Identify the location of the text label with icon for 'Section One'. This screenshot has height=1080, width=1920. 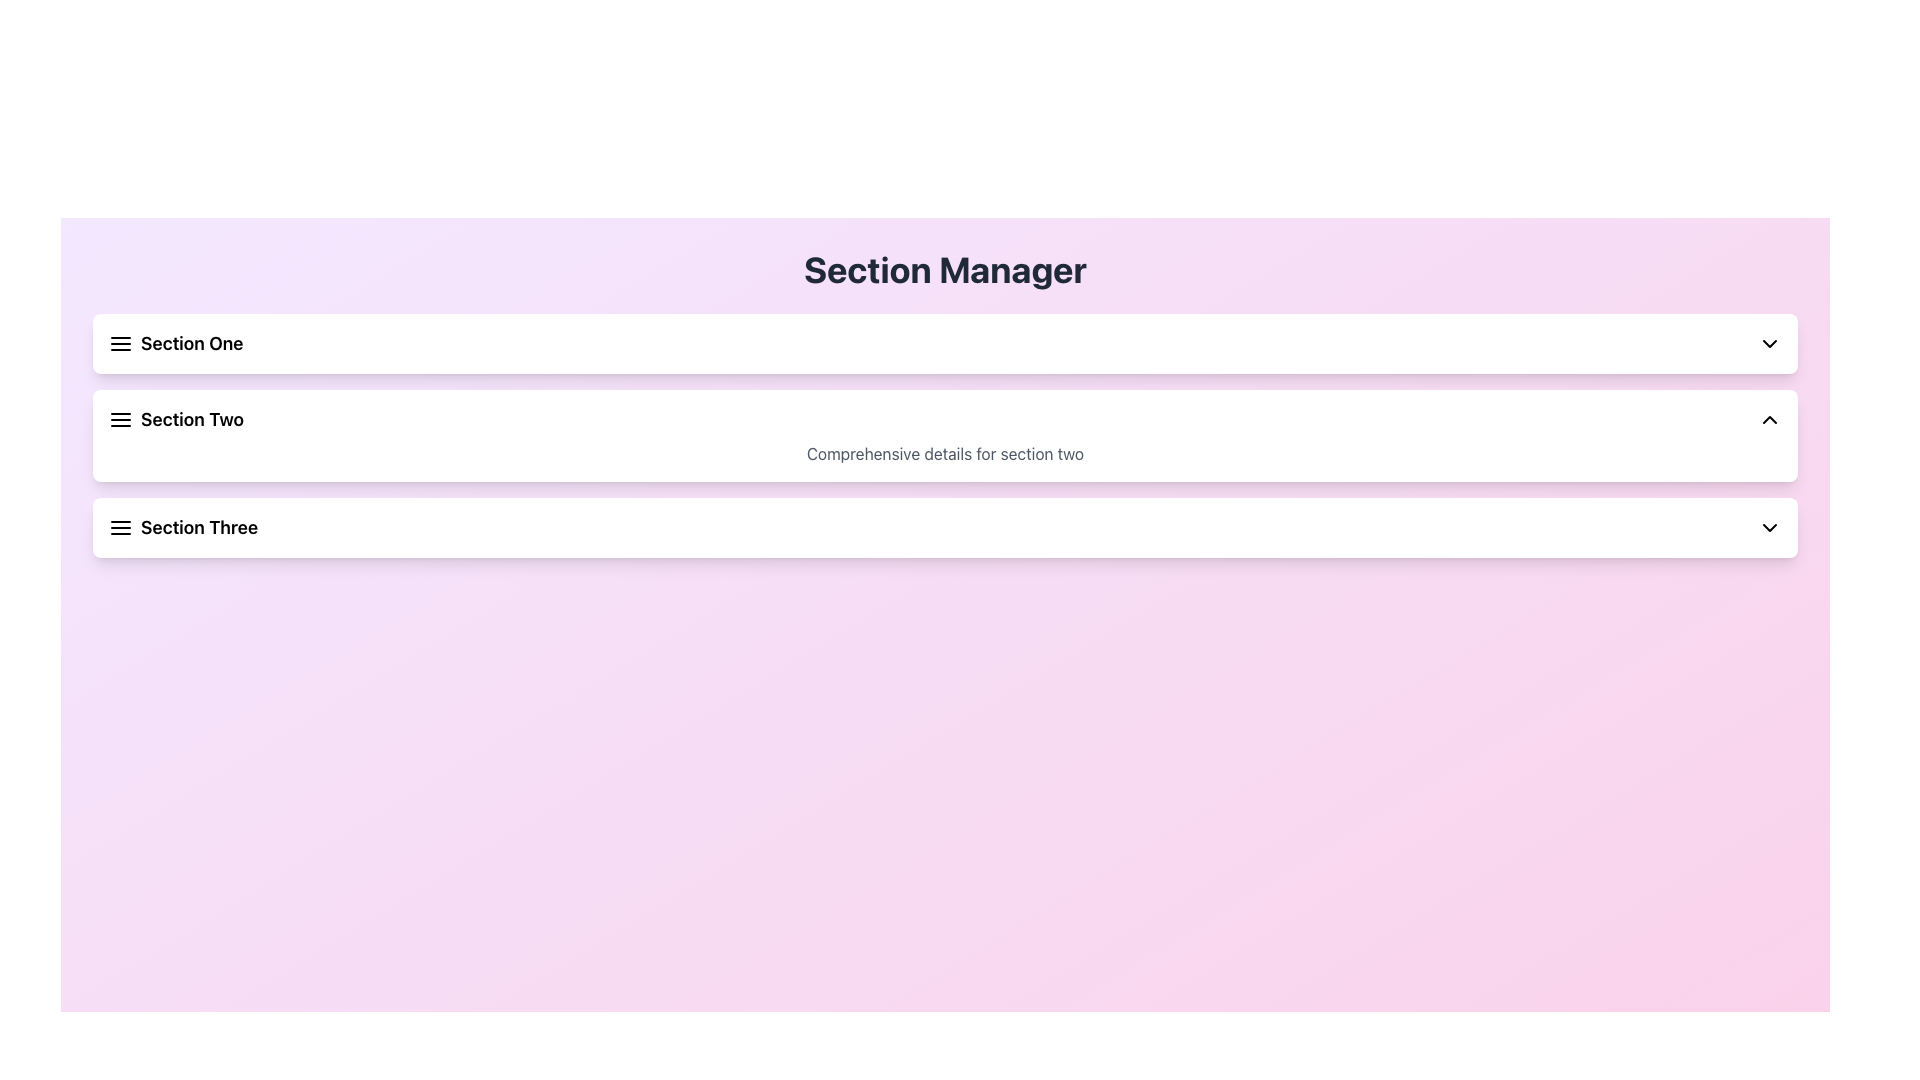
(176, 342).